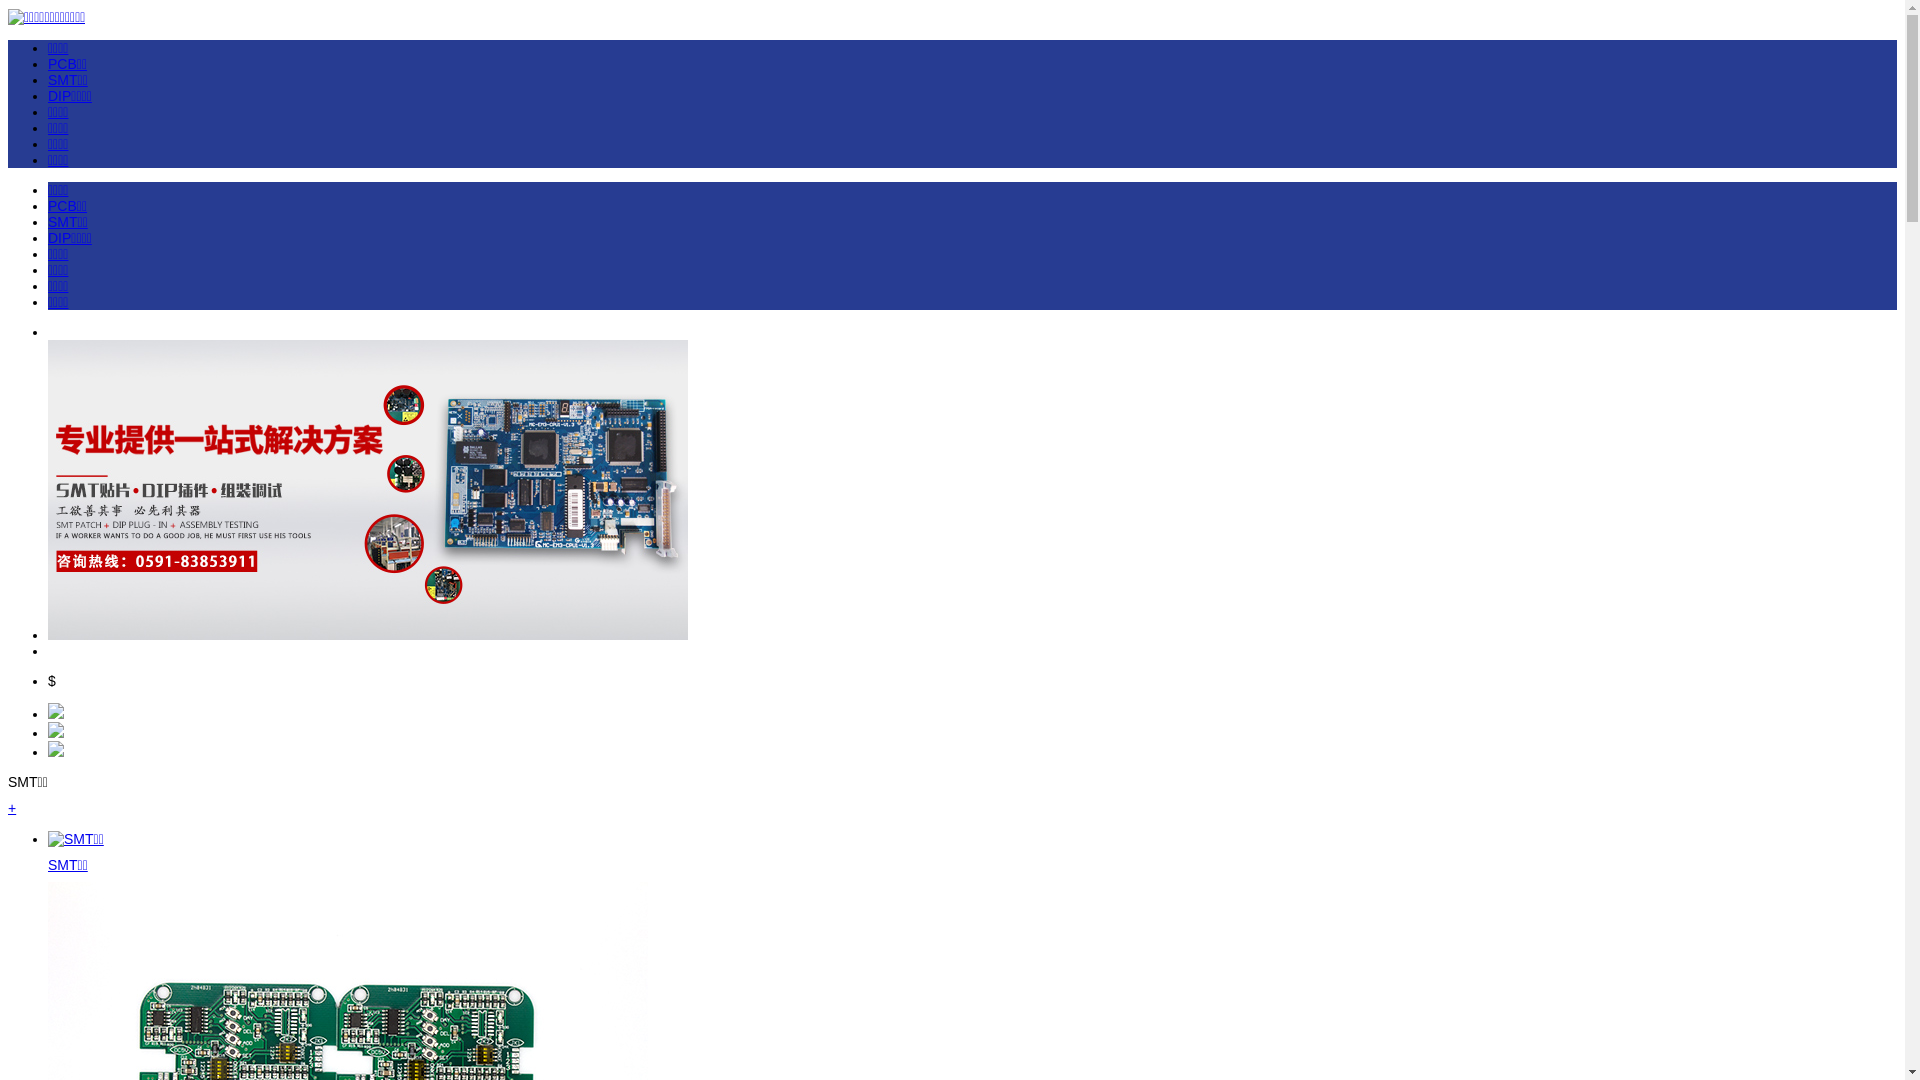 The width and height of the screenshot is (1920, 1080). Describe the element at coordinates (12, 806) in the screenshot. I see `'+'` at that location.